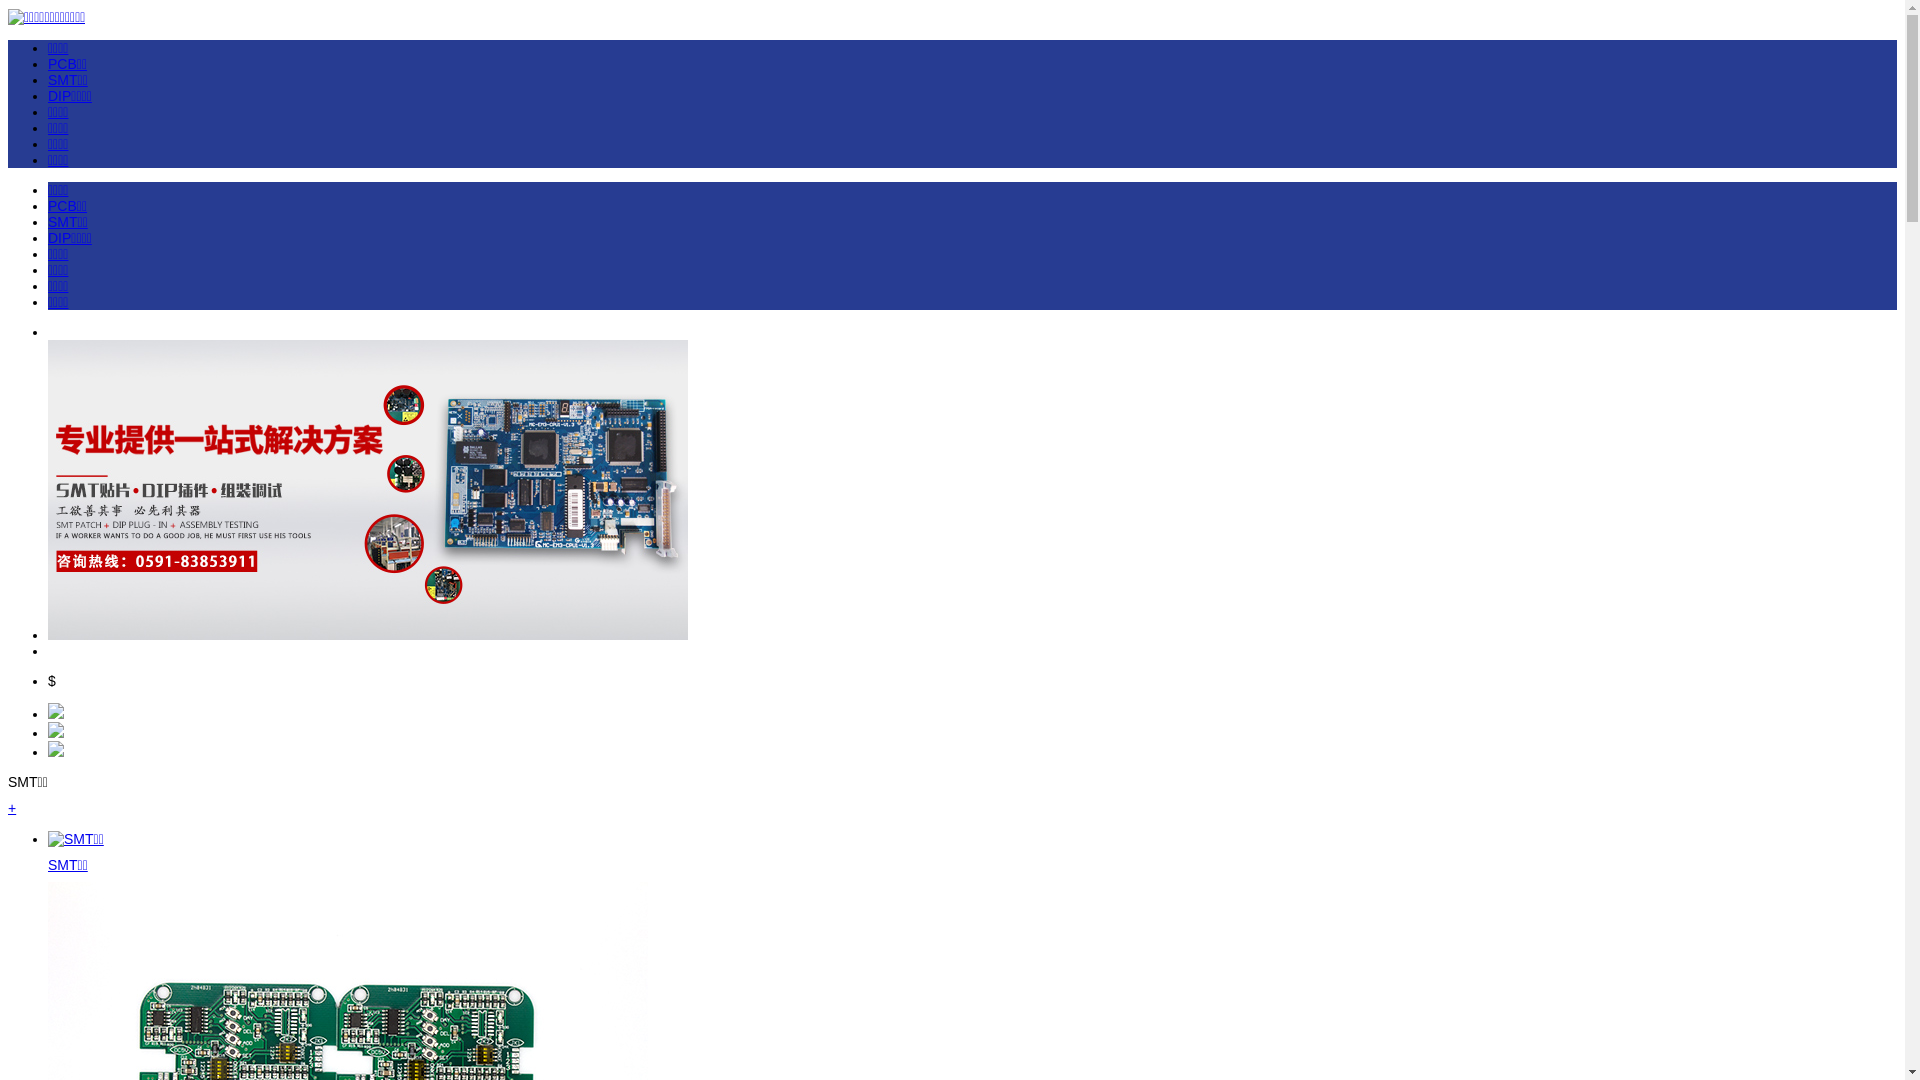 The width and height of the screenshot is (1920, 1080). Describe the element at coordinates (12, 806) in the screenshot. I see `'+'` at that location.